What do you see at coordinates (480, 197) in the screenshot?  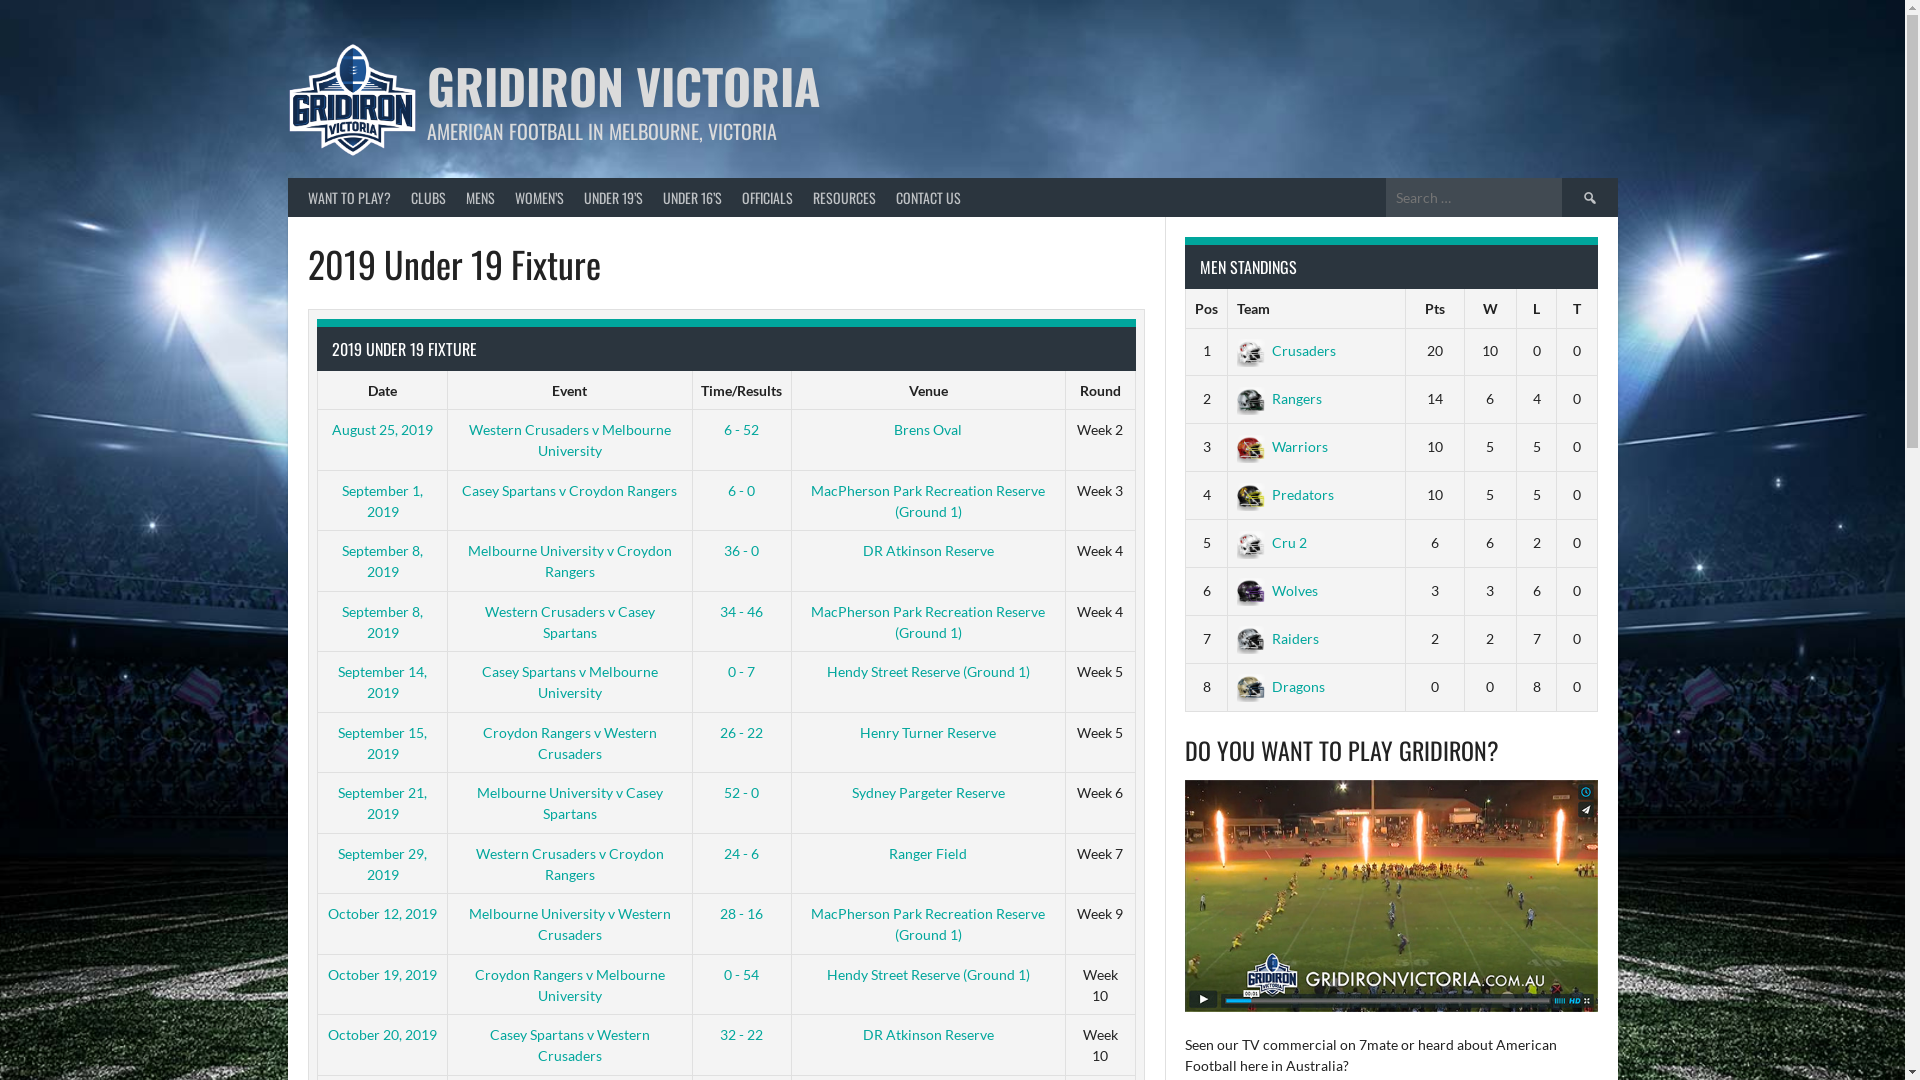 I see `'MENS'` at bounding box center [480, 197].